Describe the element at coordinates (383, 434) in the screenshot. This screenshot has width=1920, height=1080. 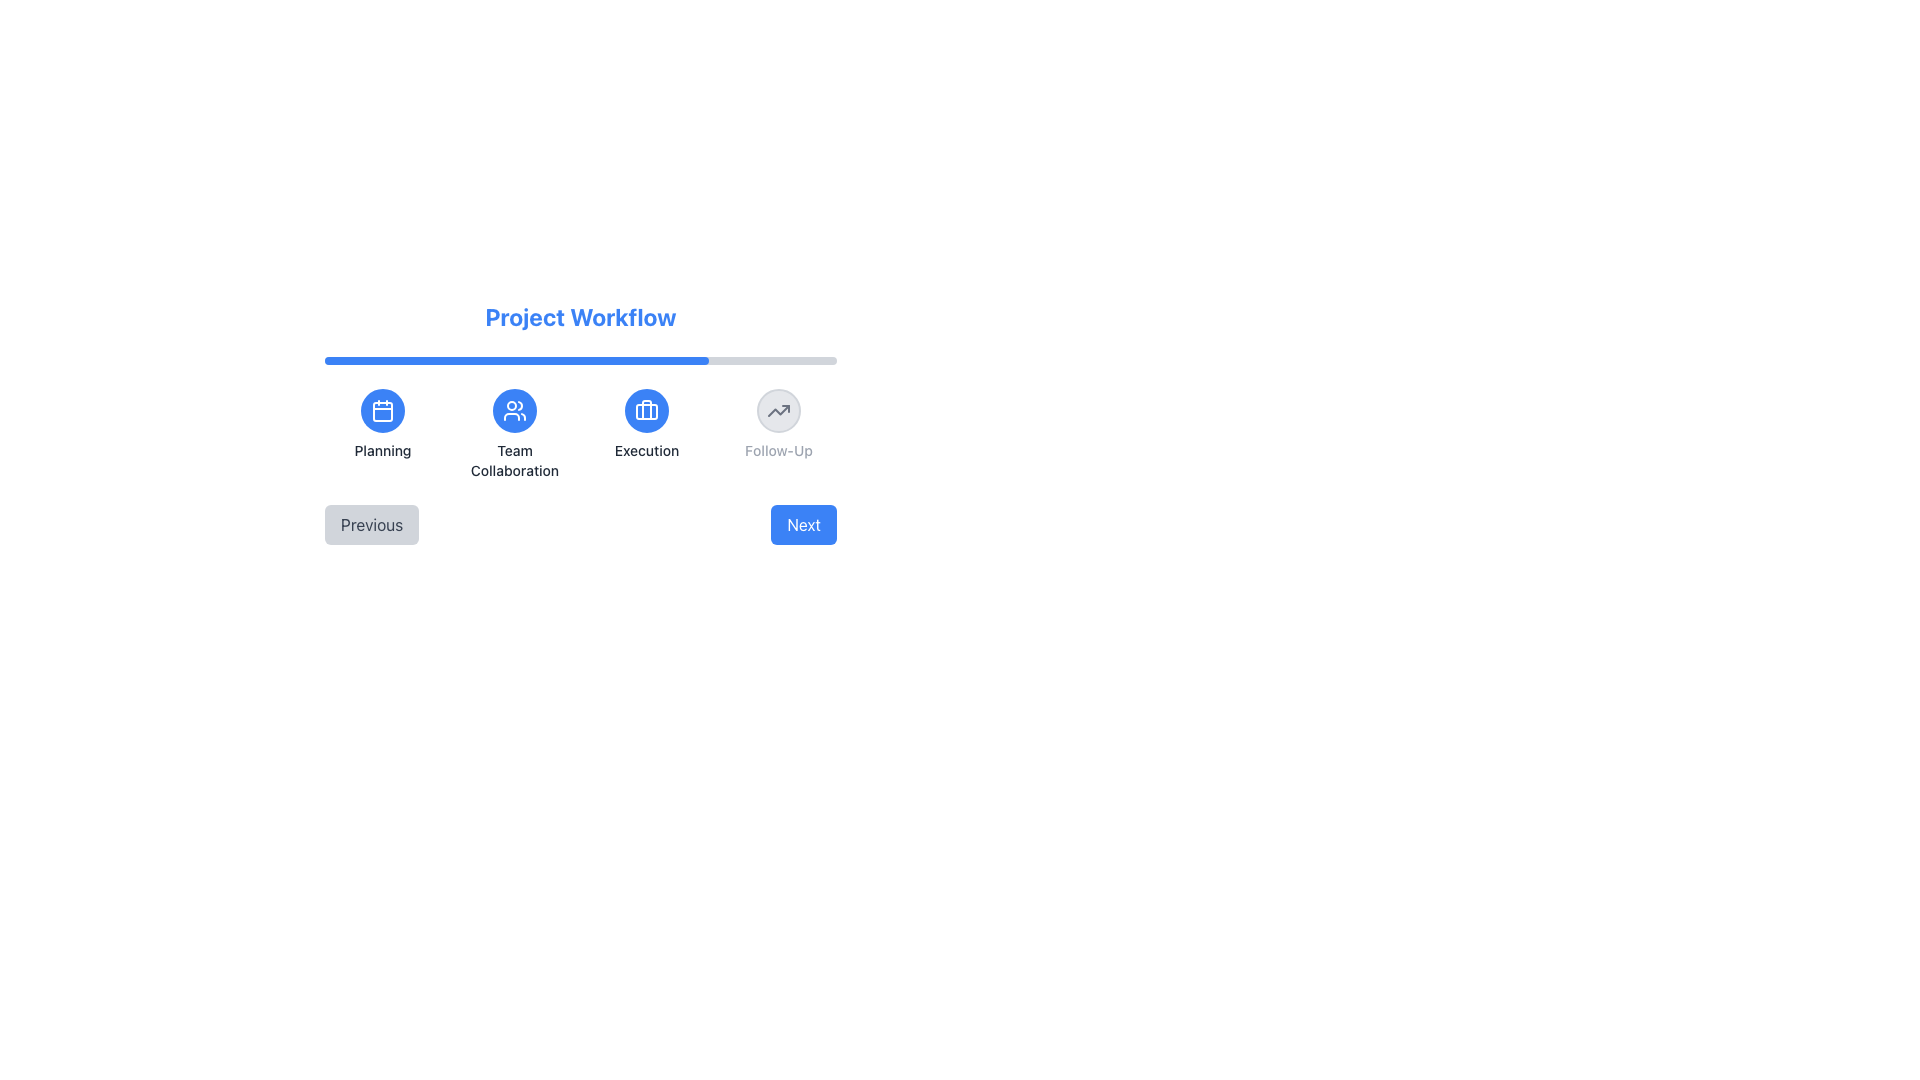
I see `the 'Planning' phase indicator icon and text located in the first column of a grid layout, positioned to the left of 'Team Collaboration'` at that location.